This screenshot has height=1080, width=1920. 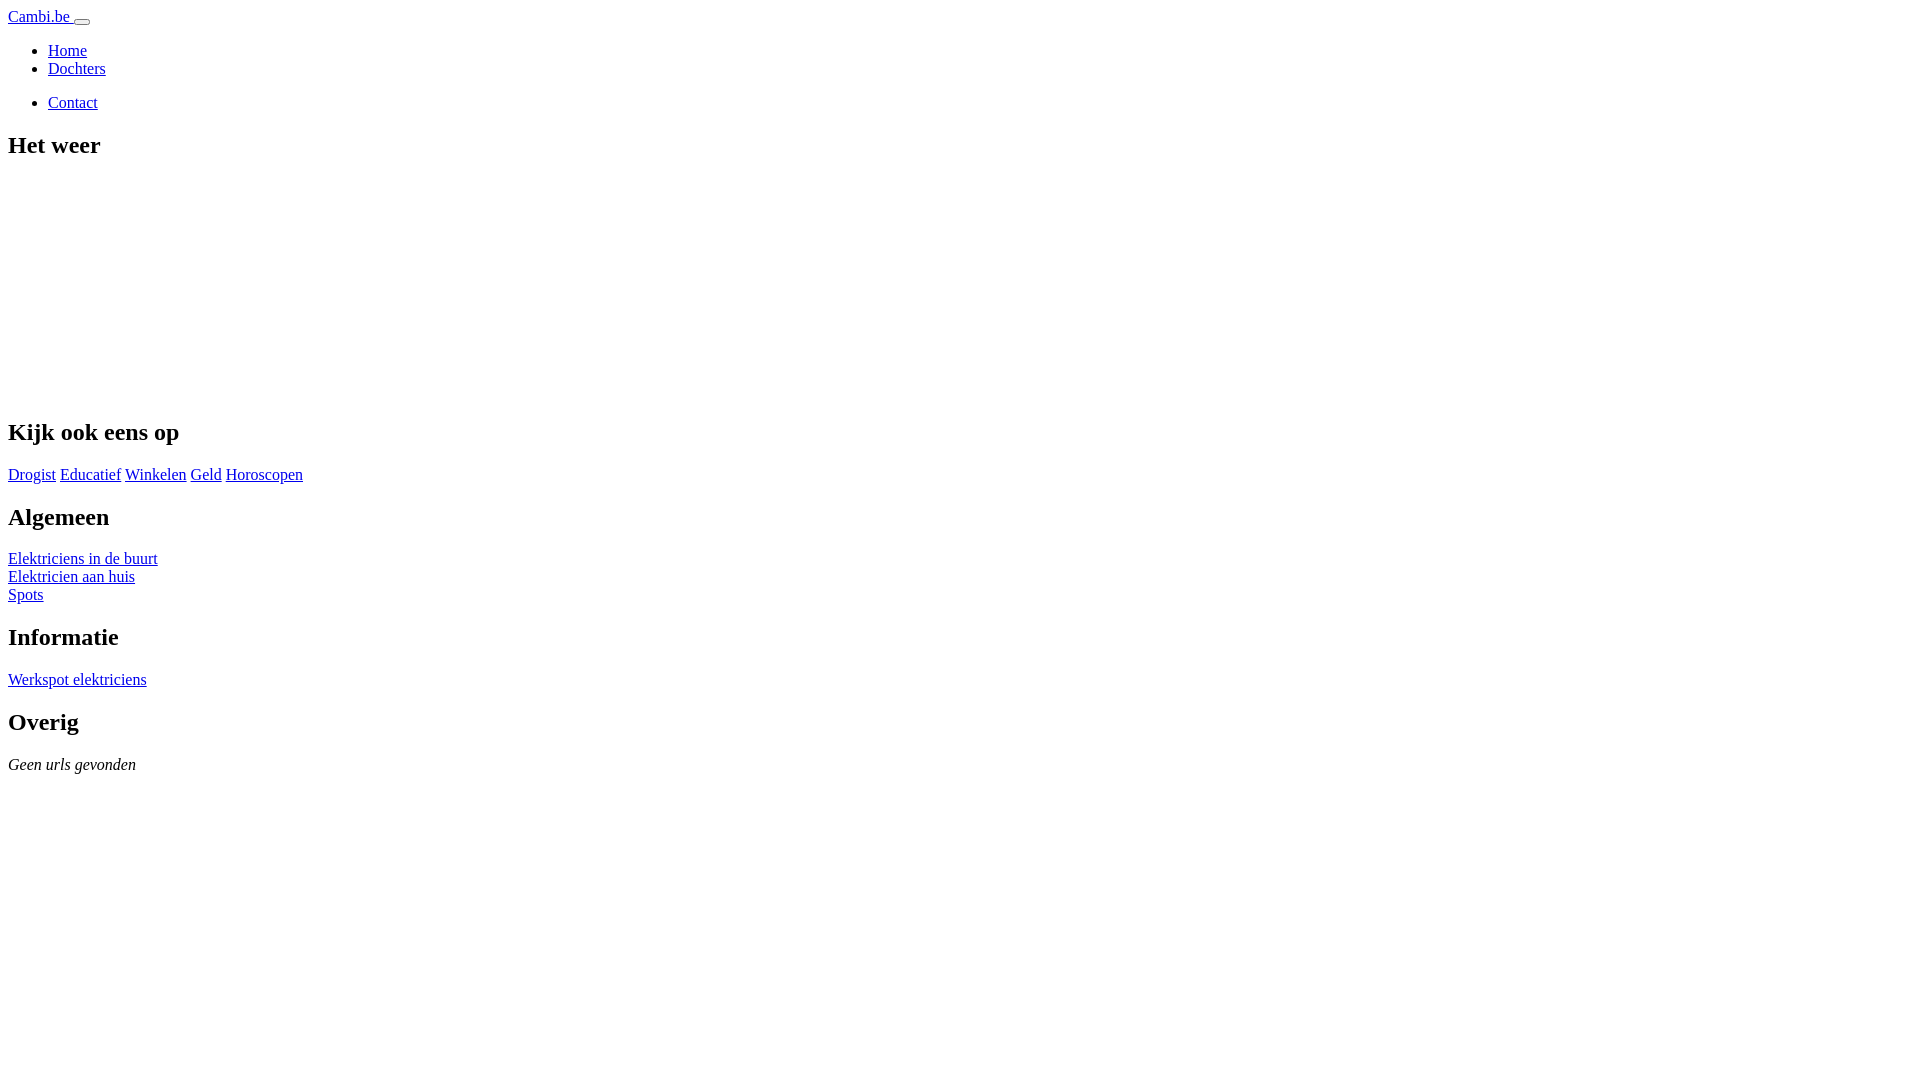 I want to click on 'Elektricien aan huis', so click(x=71, y=576).